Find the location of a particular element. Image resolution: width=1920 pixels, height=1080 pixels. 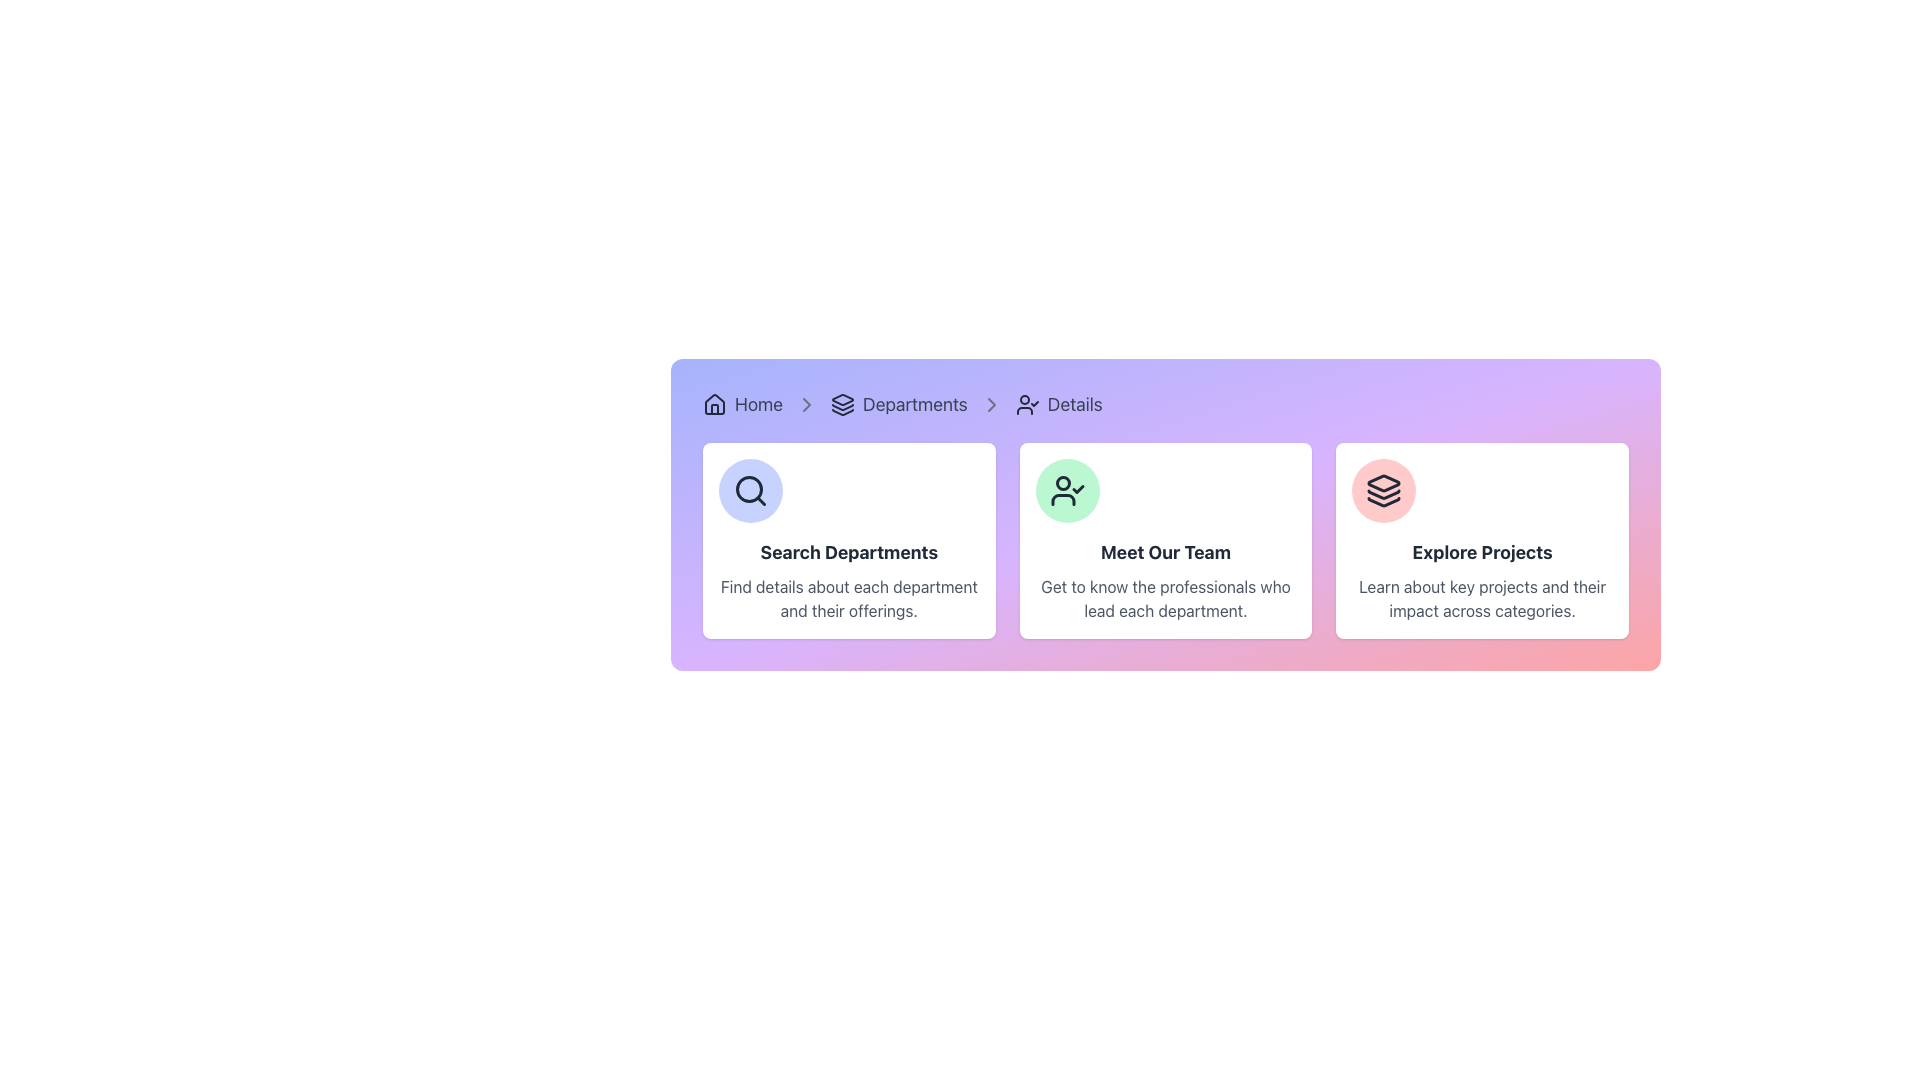

text label that is directly beneath the title 'Meet Our Team', displaying the content 'Get to know the professionals who lead each department.' is located at coordinates (1166, 597).